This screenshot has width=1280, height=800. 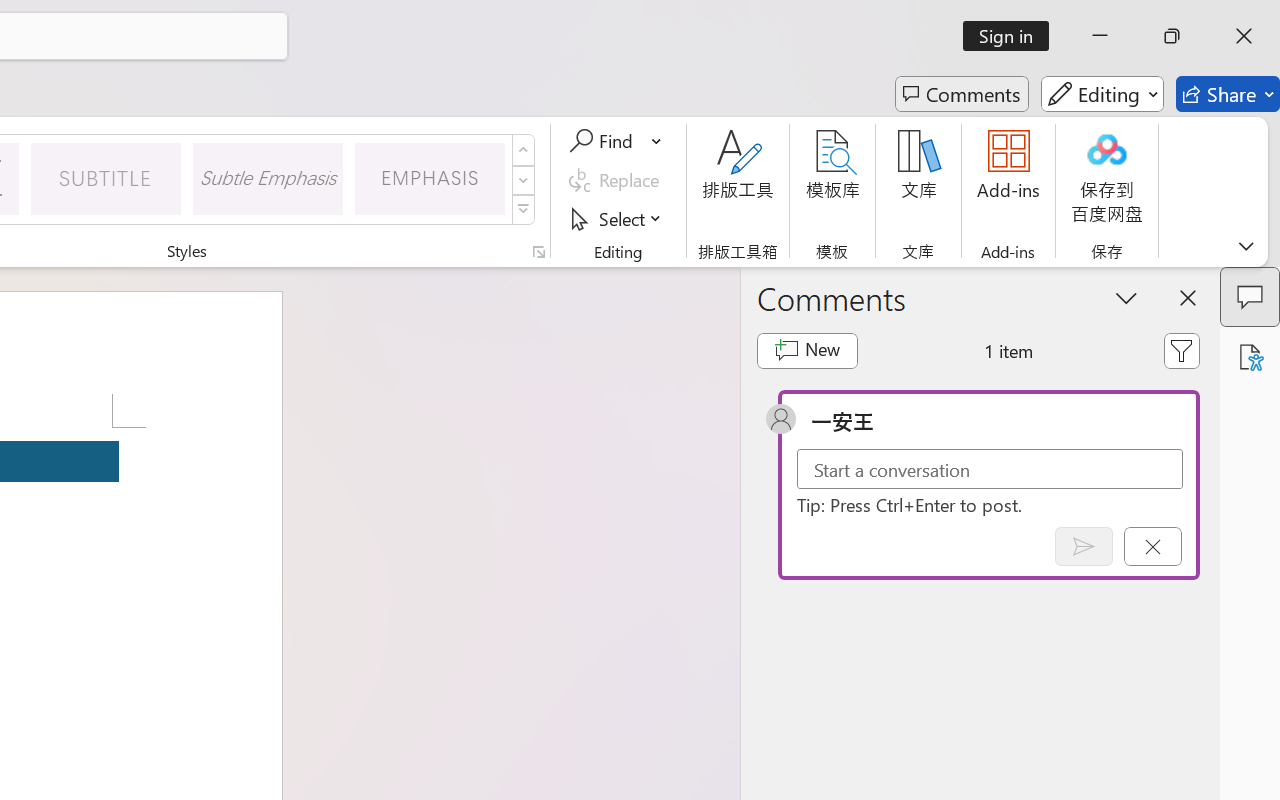 What do you see at coordinates (1101, 94) in the screenshot?
I see `'Editing'` at bounding box center [1101, 94].